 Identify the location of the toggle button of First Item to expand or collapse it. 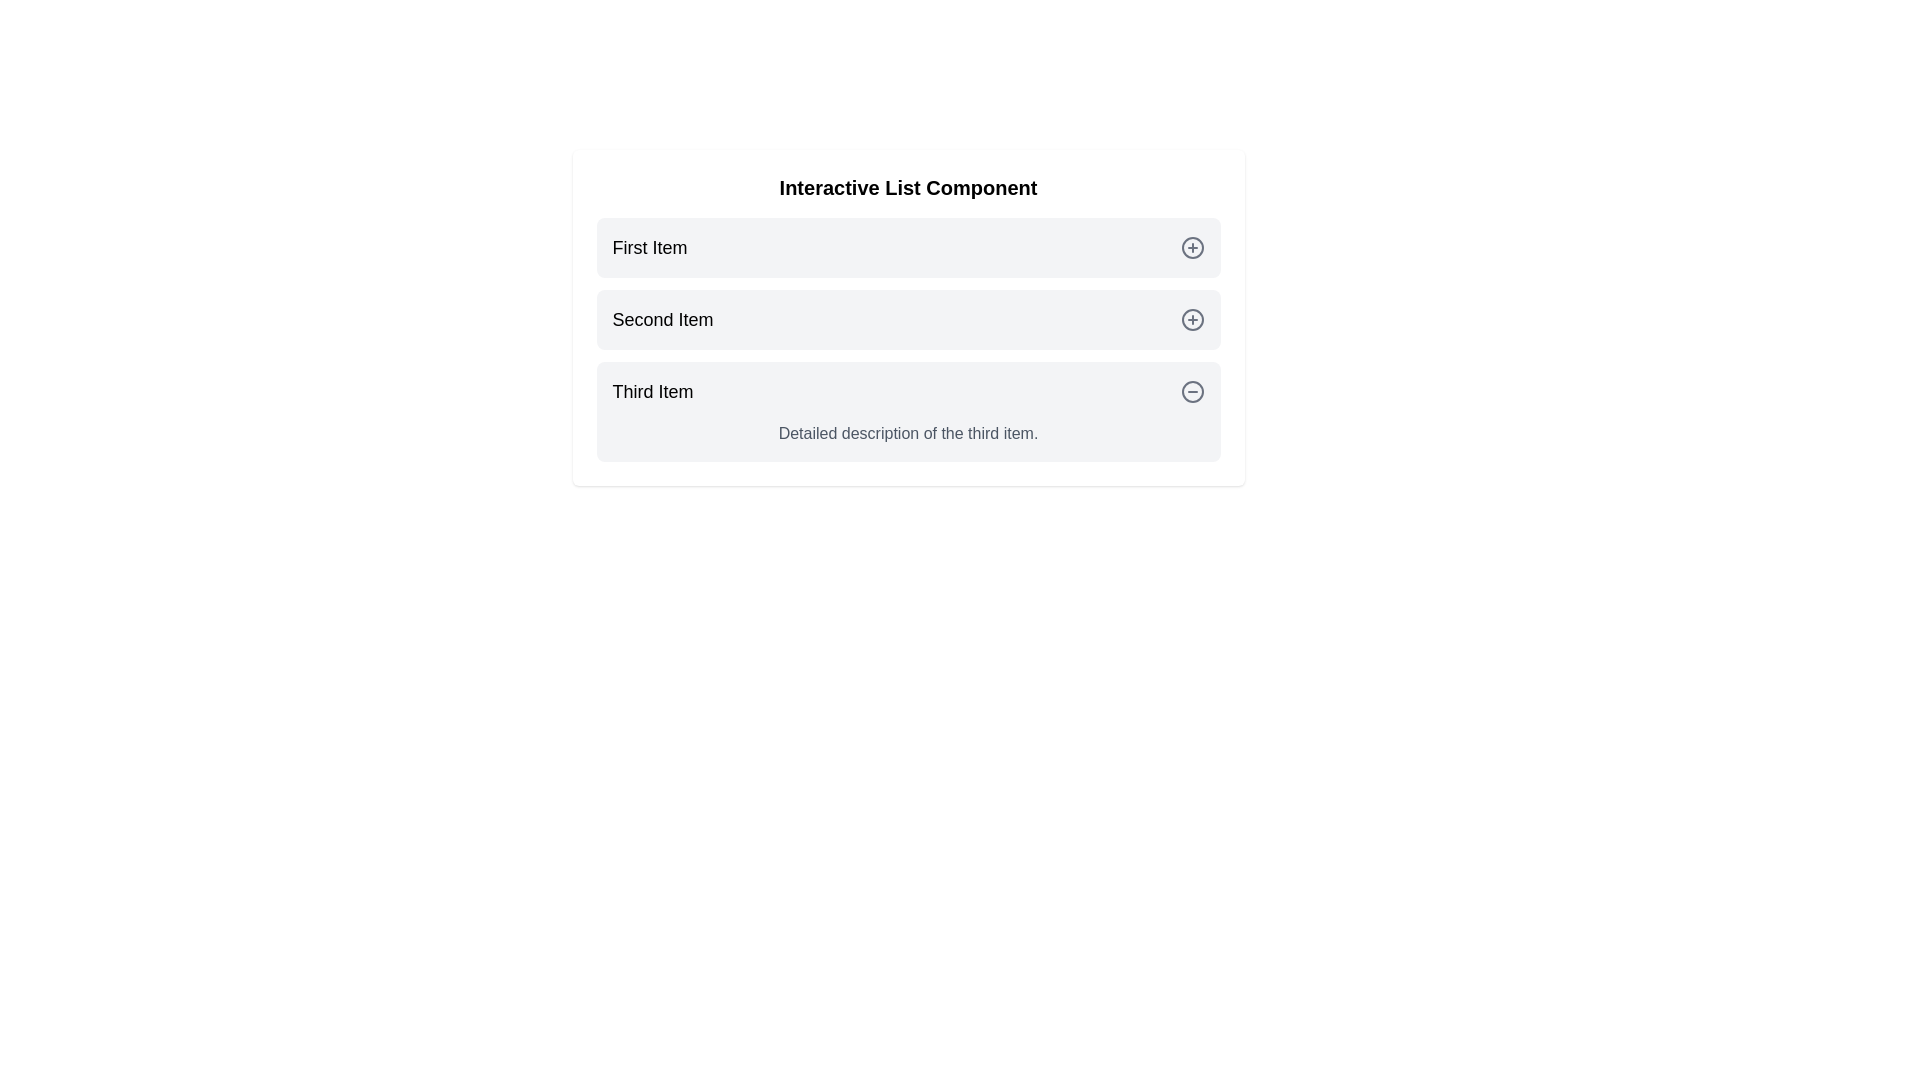
(1192, 246).